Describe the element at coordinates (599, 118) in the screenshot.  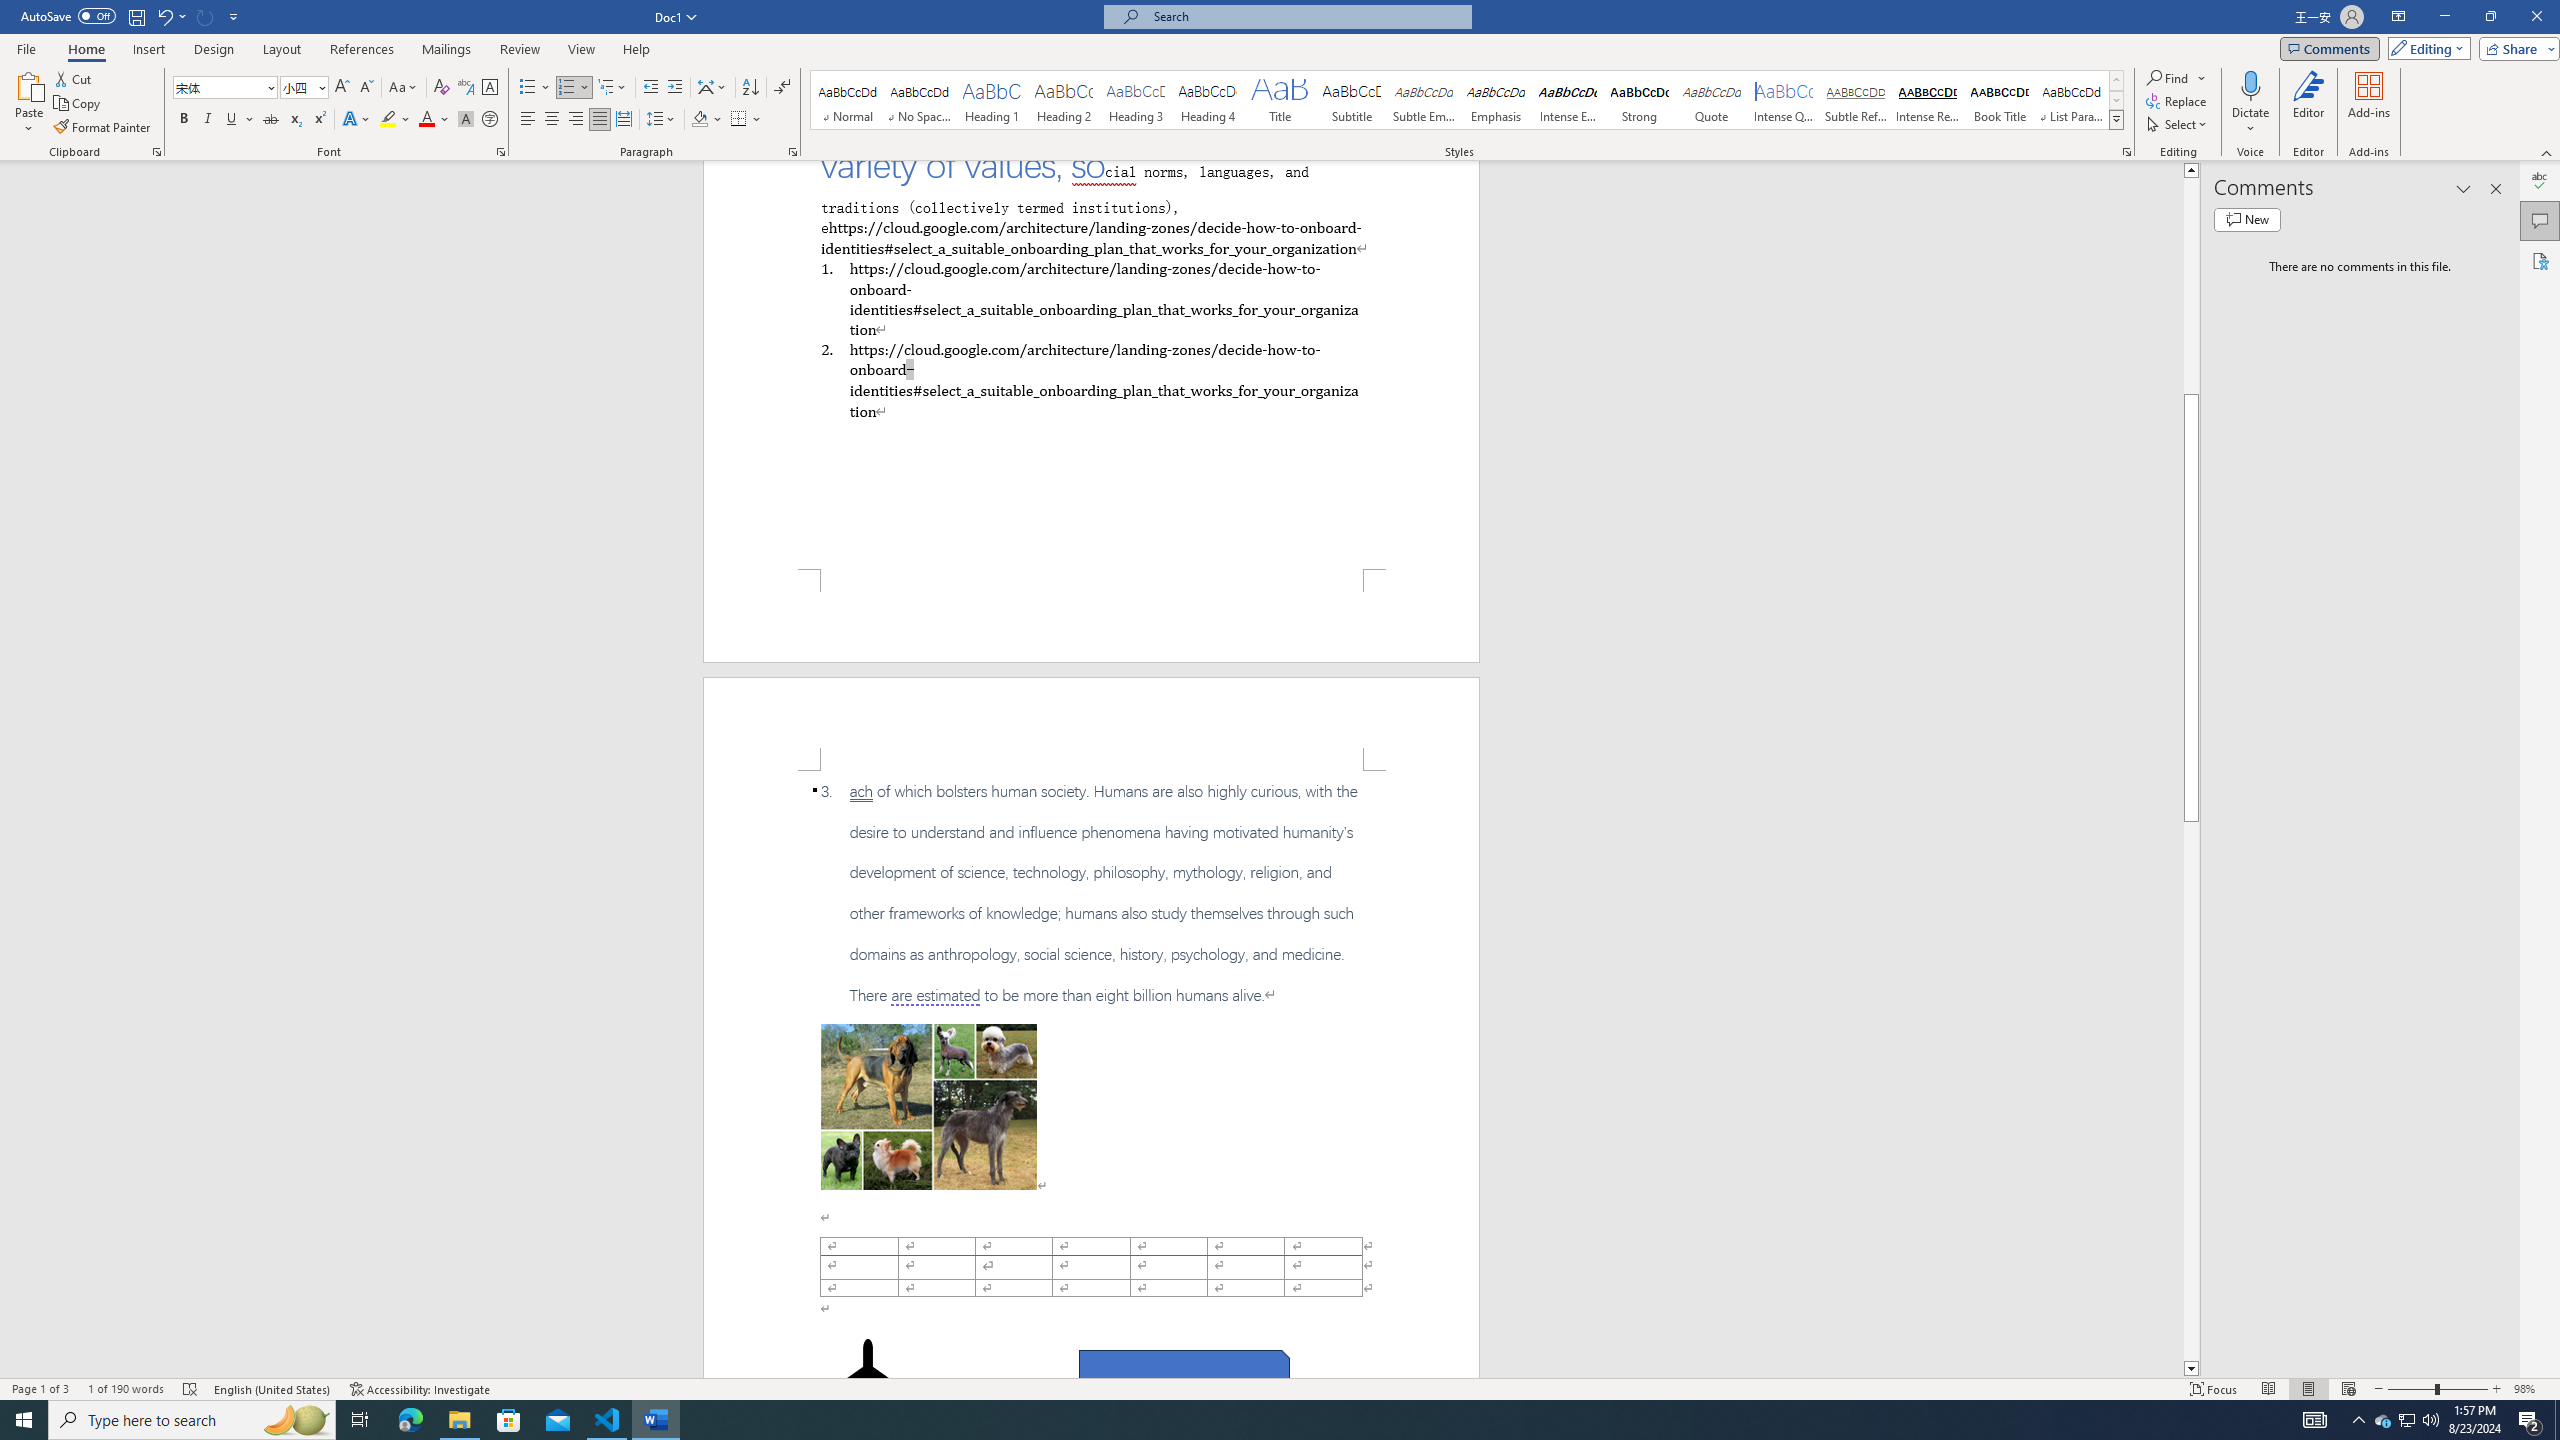
I see `'Justify'` at that location.